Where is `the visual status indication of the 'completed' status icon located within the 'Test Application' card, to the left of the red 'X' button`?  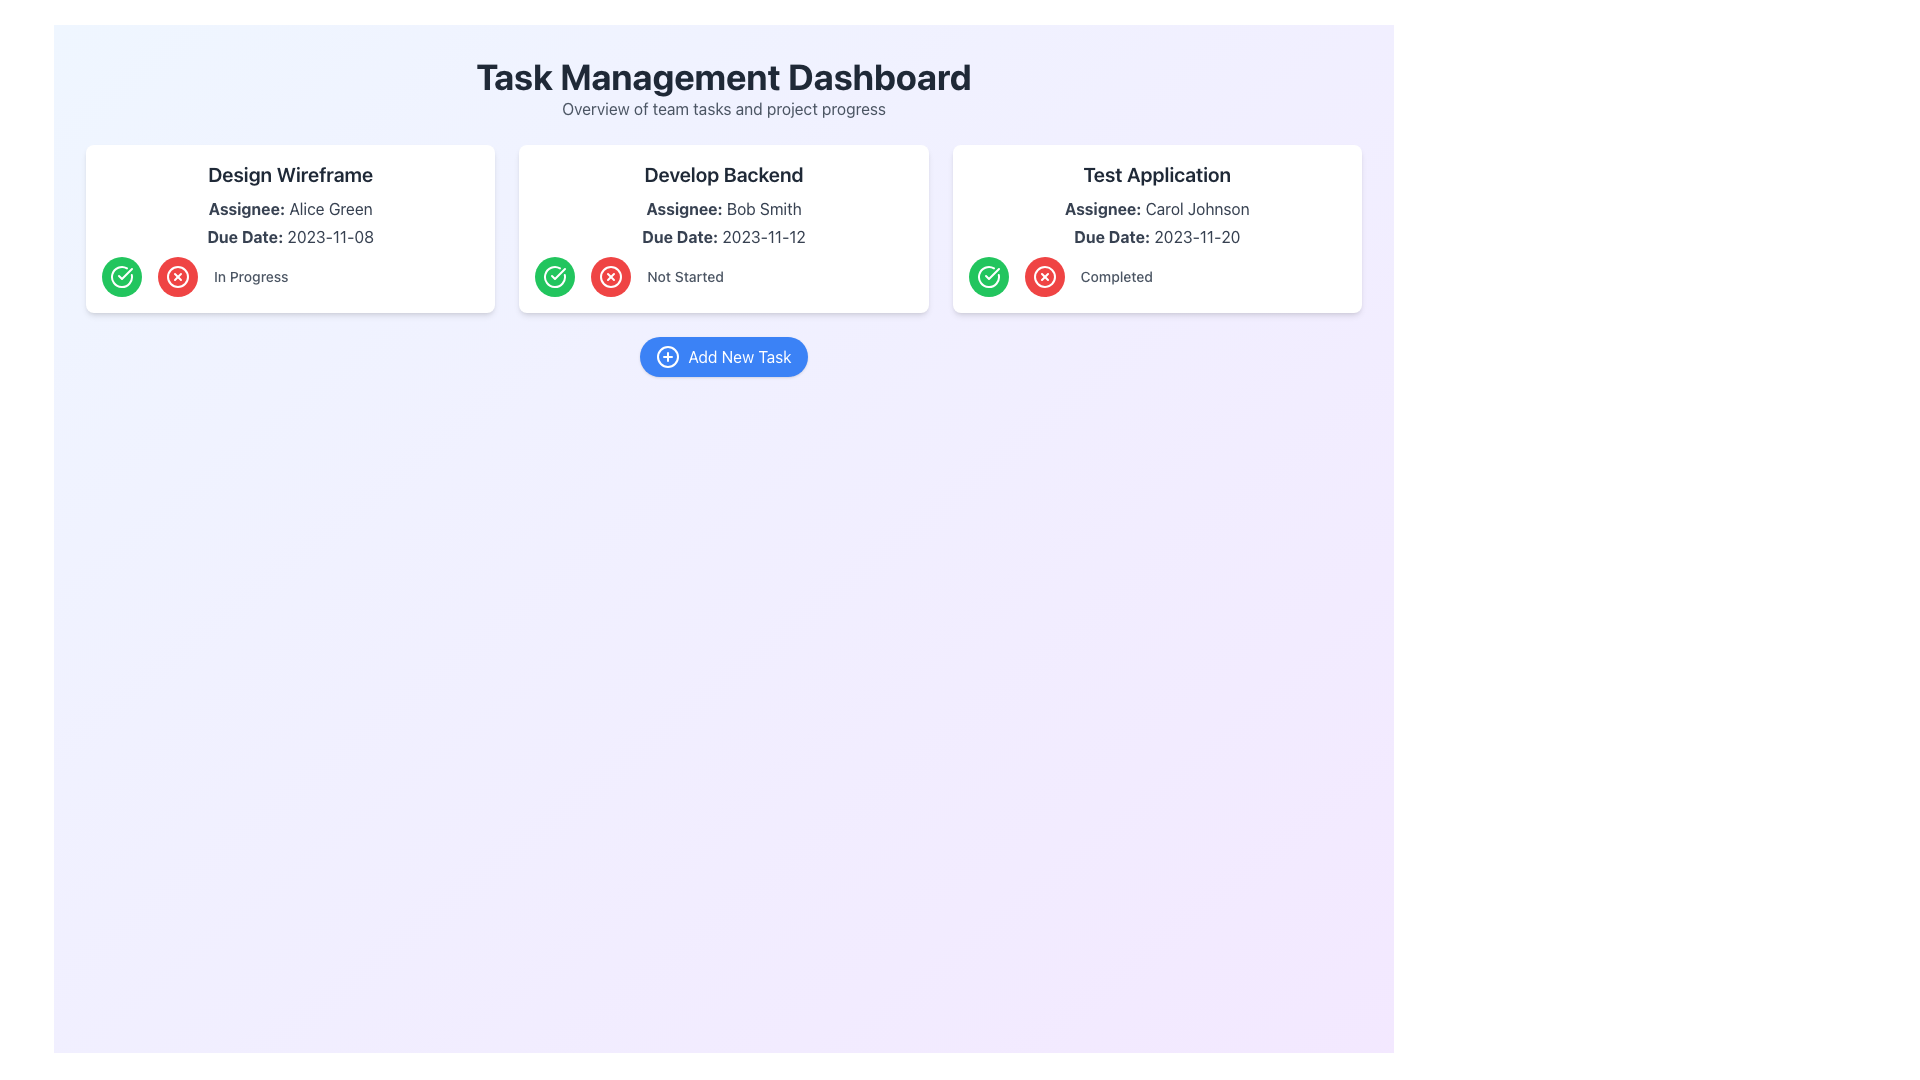 the visual status indication of the 'completed' status icon located within the 'Test Application' card, to the left of the red 'X' button is located at coordinates (988, 277).